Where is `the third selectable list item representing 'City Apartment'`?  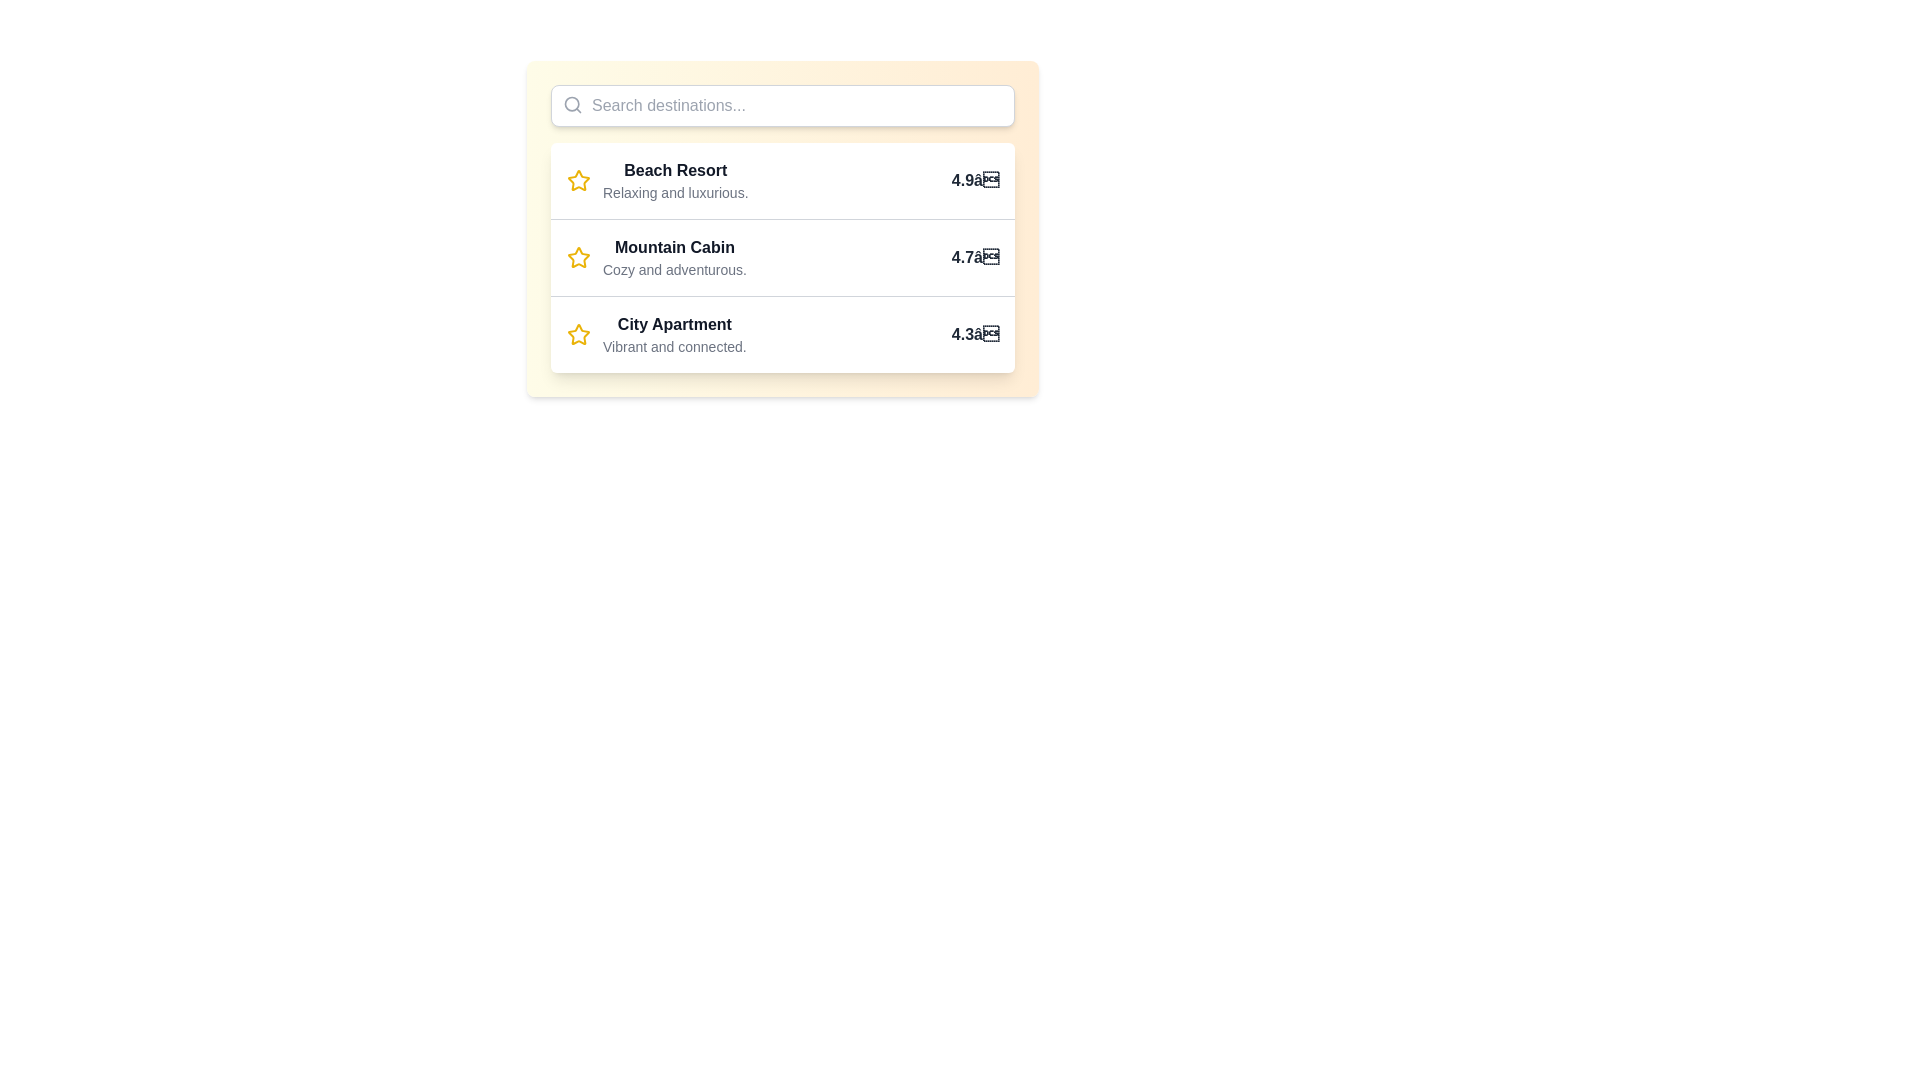
the third selectable list item representing 'City Apartment' is located at coordinates (781, 333).